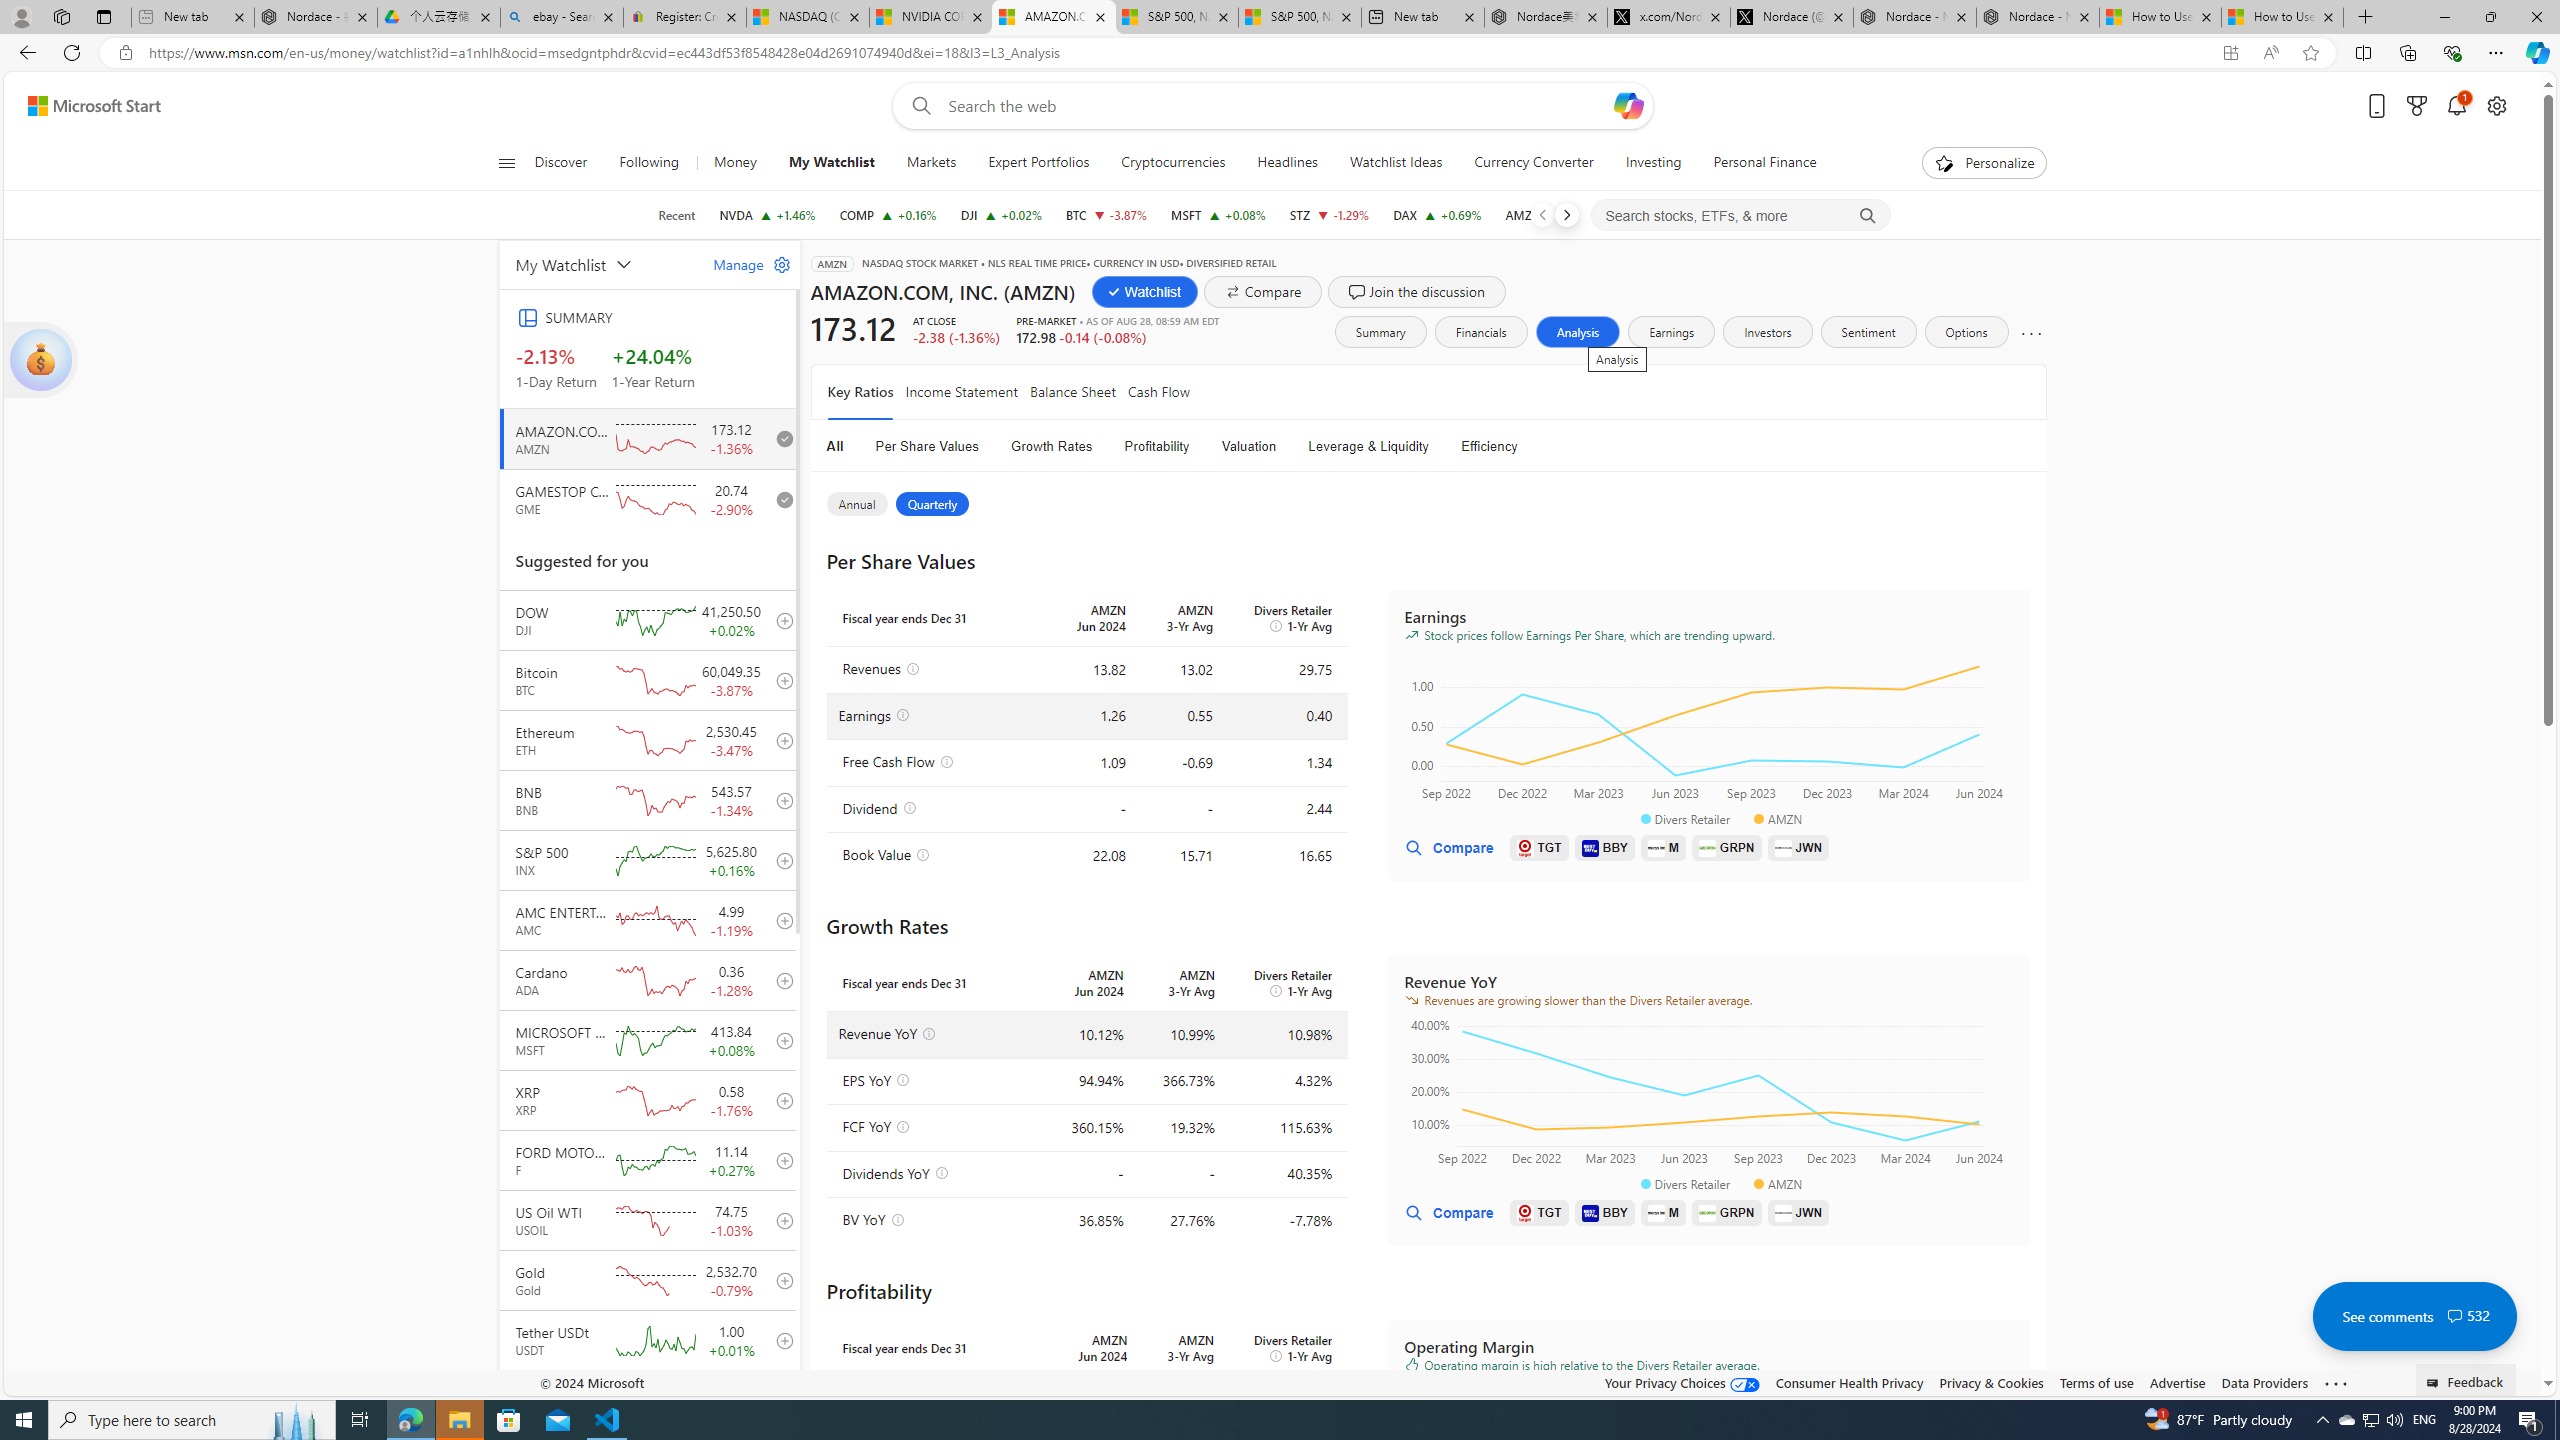 The width and height of the screenshot is (2560, 1440). What do you see at coordinates (933, 502) in the screenshot?
I see `'Quarterly'` at bounding box center [933, 502].